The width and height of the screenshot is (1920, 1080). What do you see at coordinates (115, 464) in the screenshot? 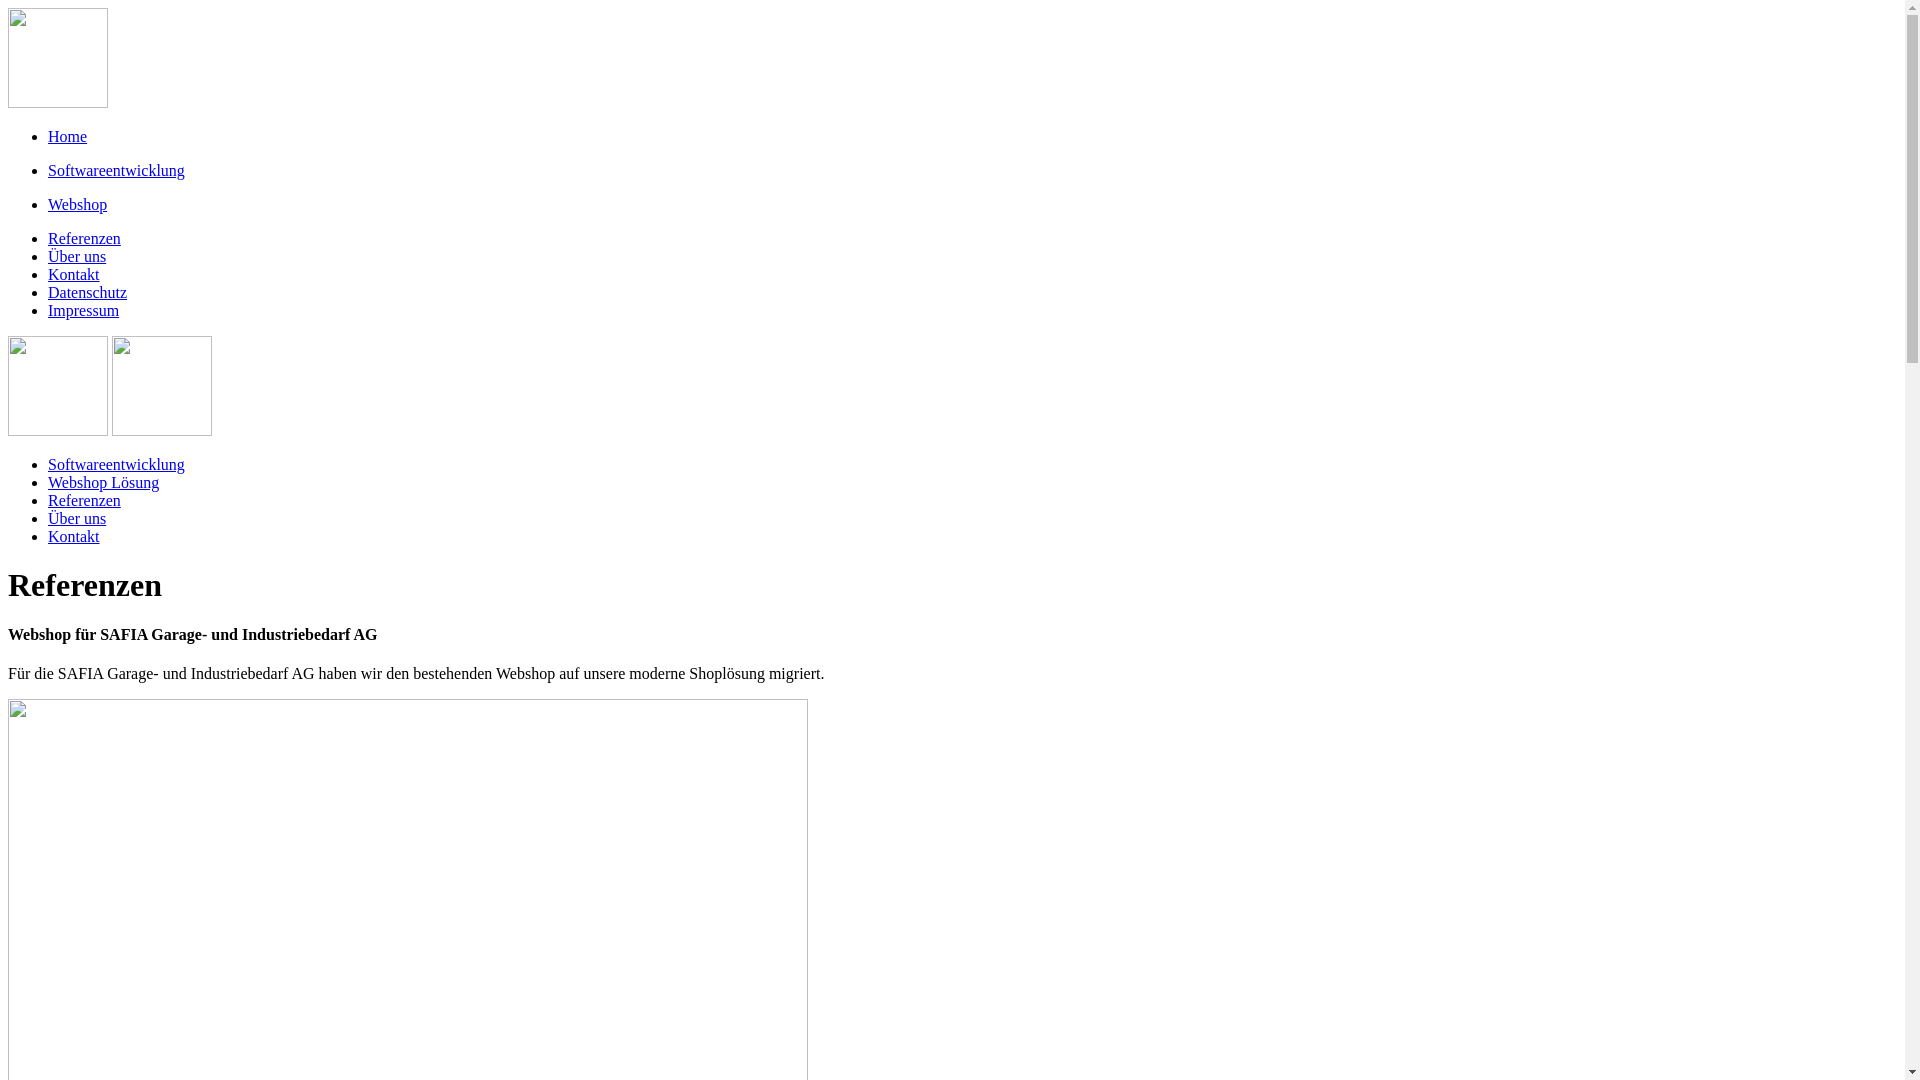
I see `'Softwareentwicklung'` at bounding box center [115, 464].